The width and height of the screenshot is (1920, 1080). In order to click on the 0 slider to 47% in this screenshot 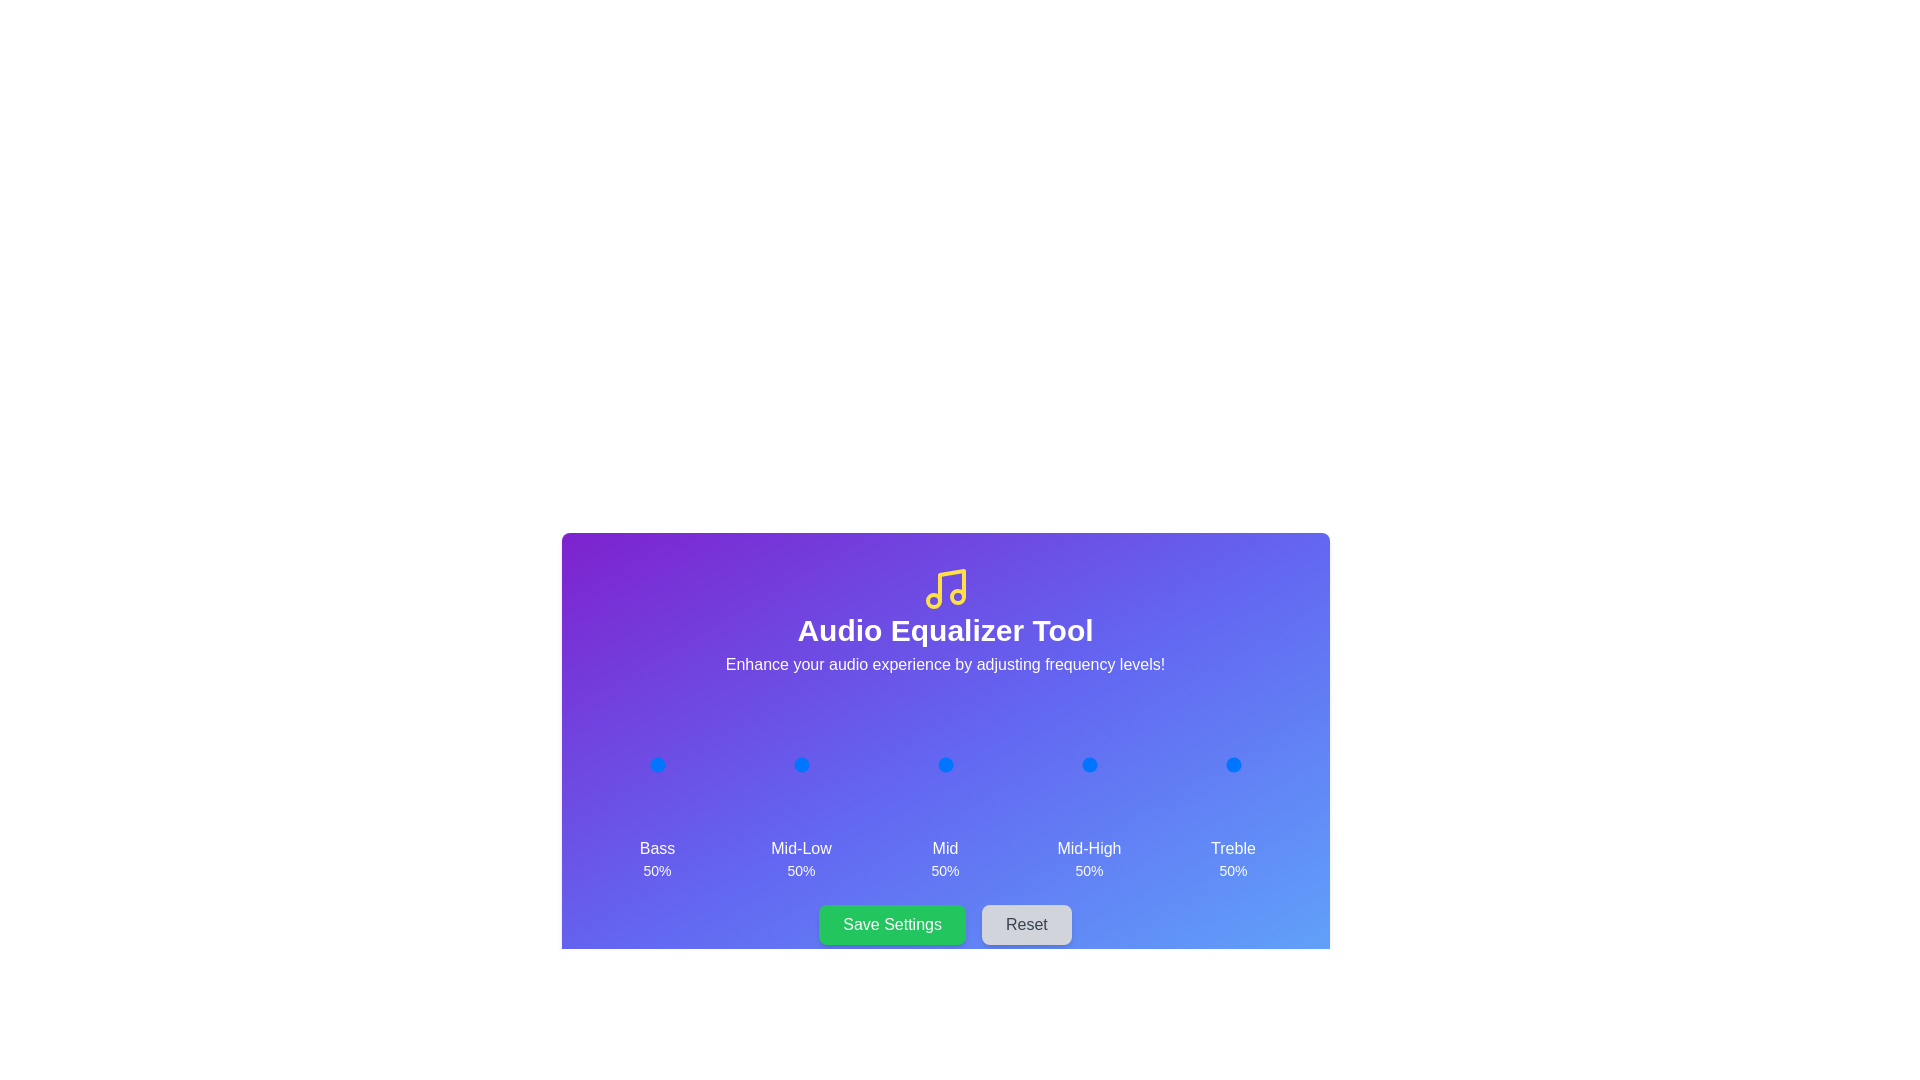, I will do `click(655, 764)`.